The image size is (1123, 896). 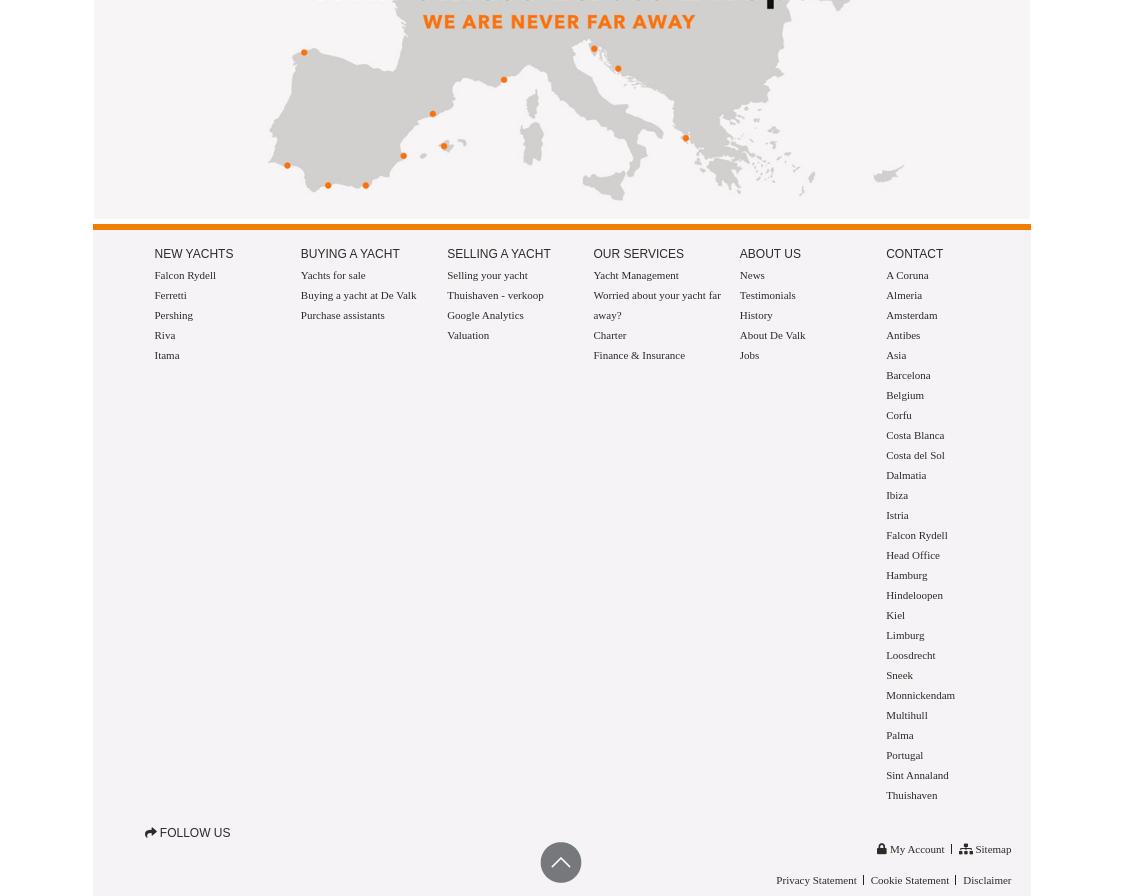 I want to click on 'Istria', so click(x=896, y=515).